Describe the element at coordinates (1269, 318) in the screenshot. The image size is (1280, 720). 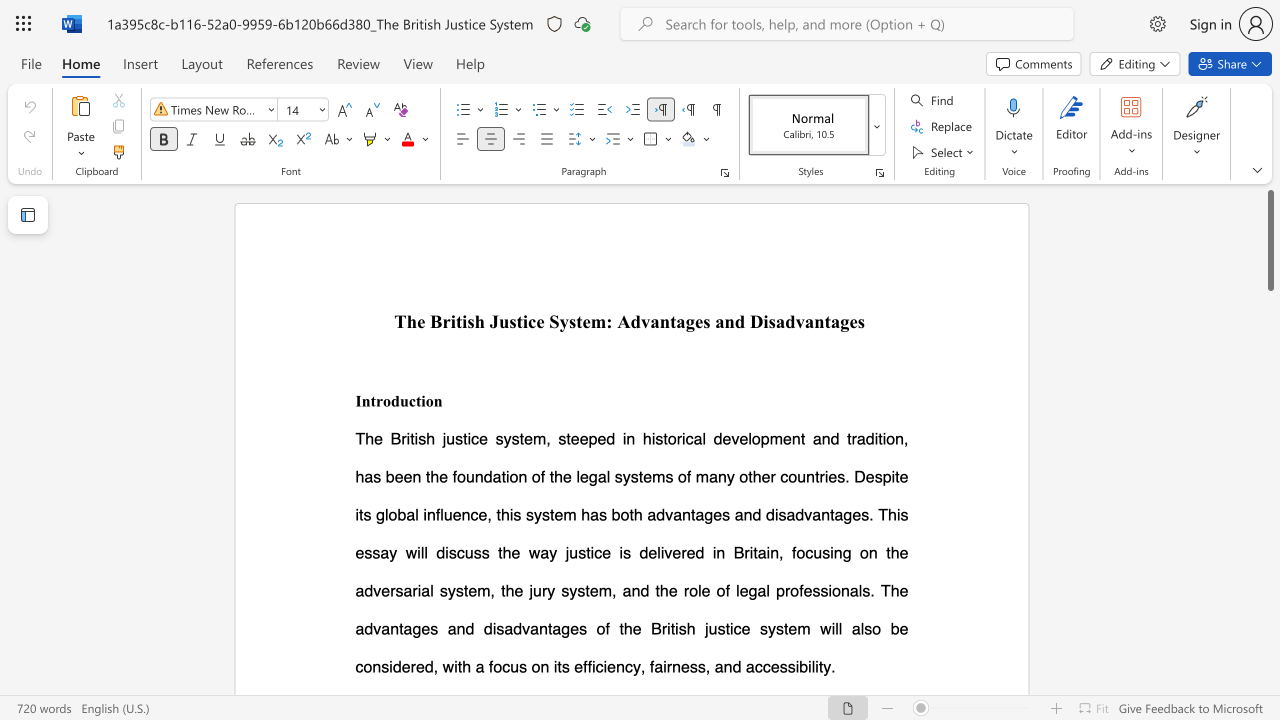
I see `the scrollbar to move the view down` at that location.